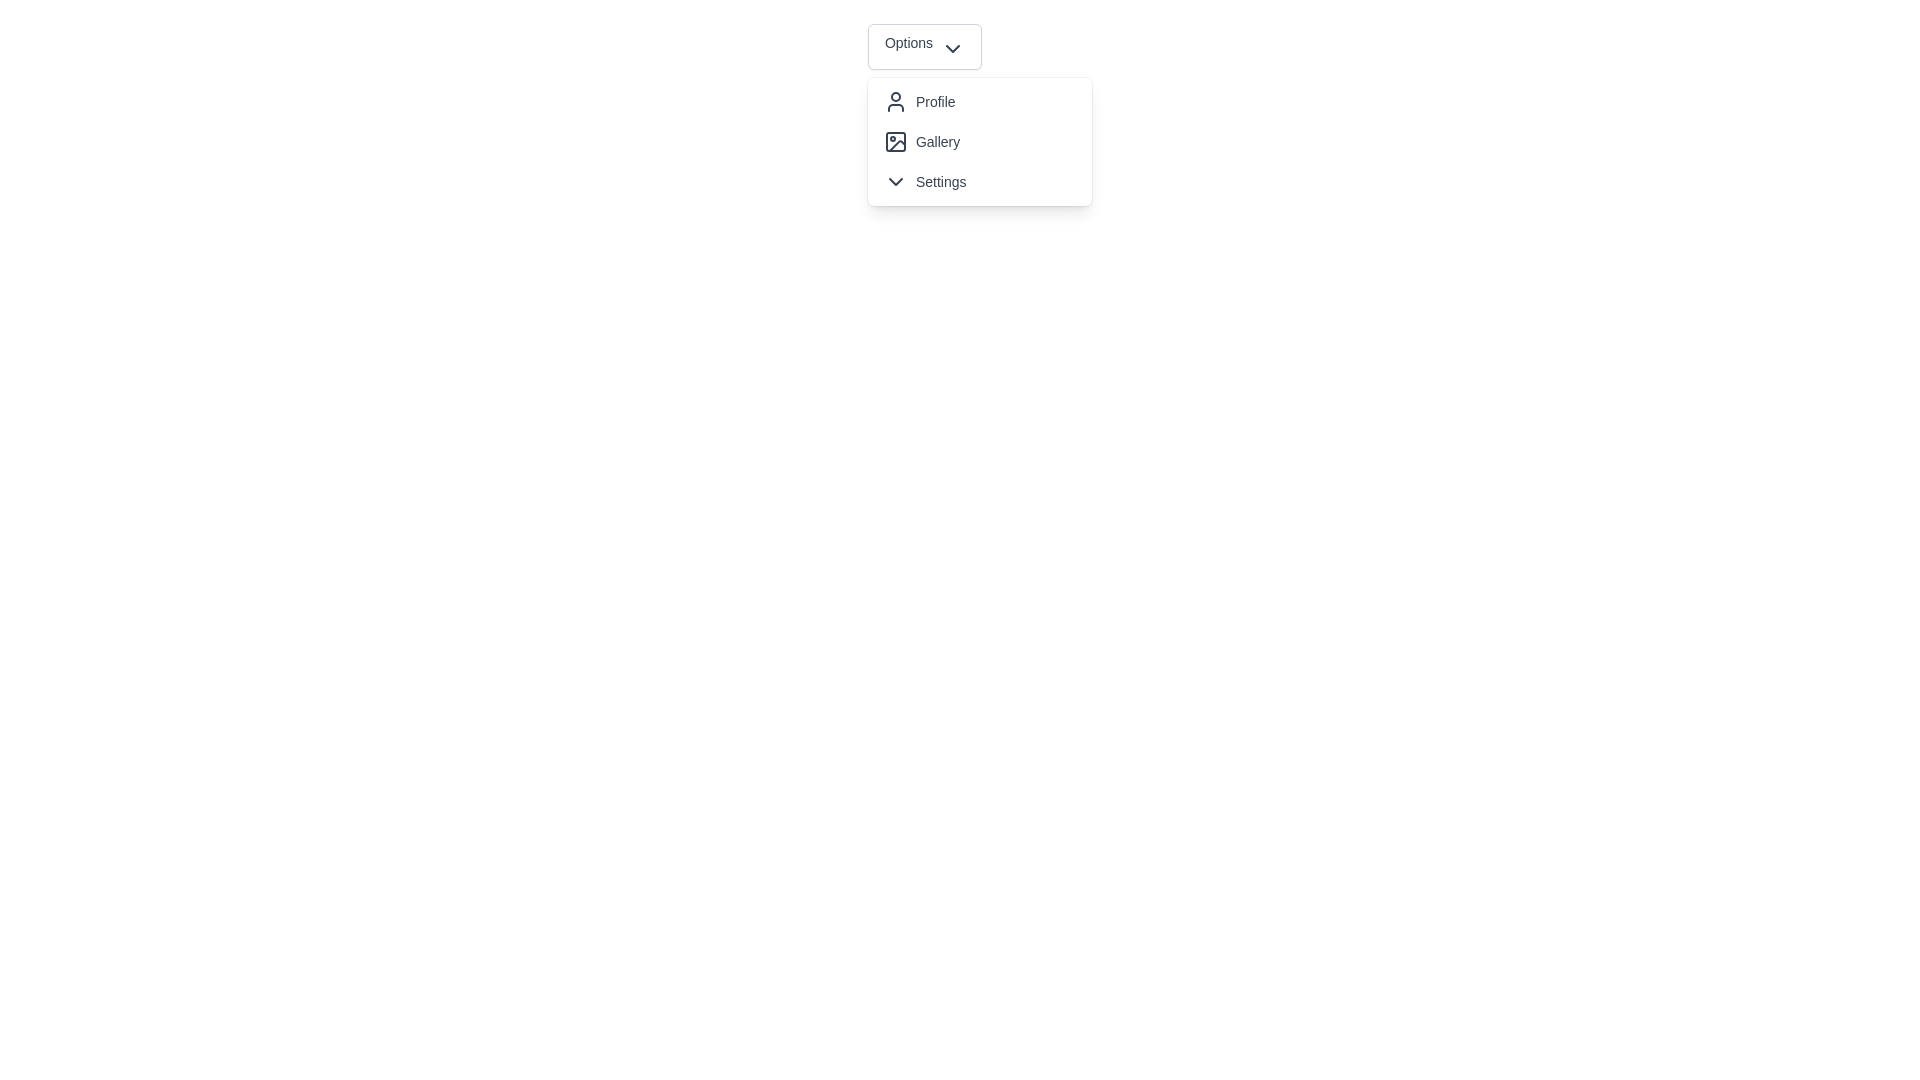 This screenshot has height=1080, width=1920. I want to click on the chevron icon located to the left of the 'Settings' text in the dropdown menu, so click(894, 181).